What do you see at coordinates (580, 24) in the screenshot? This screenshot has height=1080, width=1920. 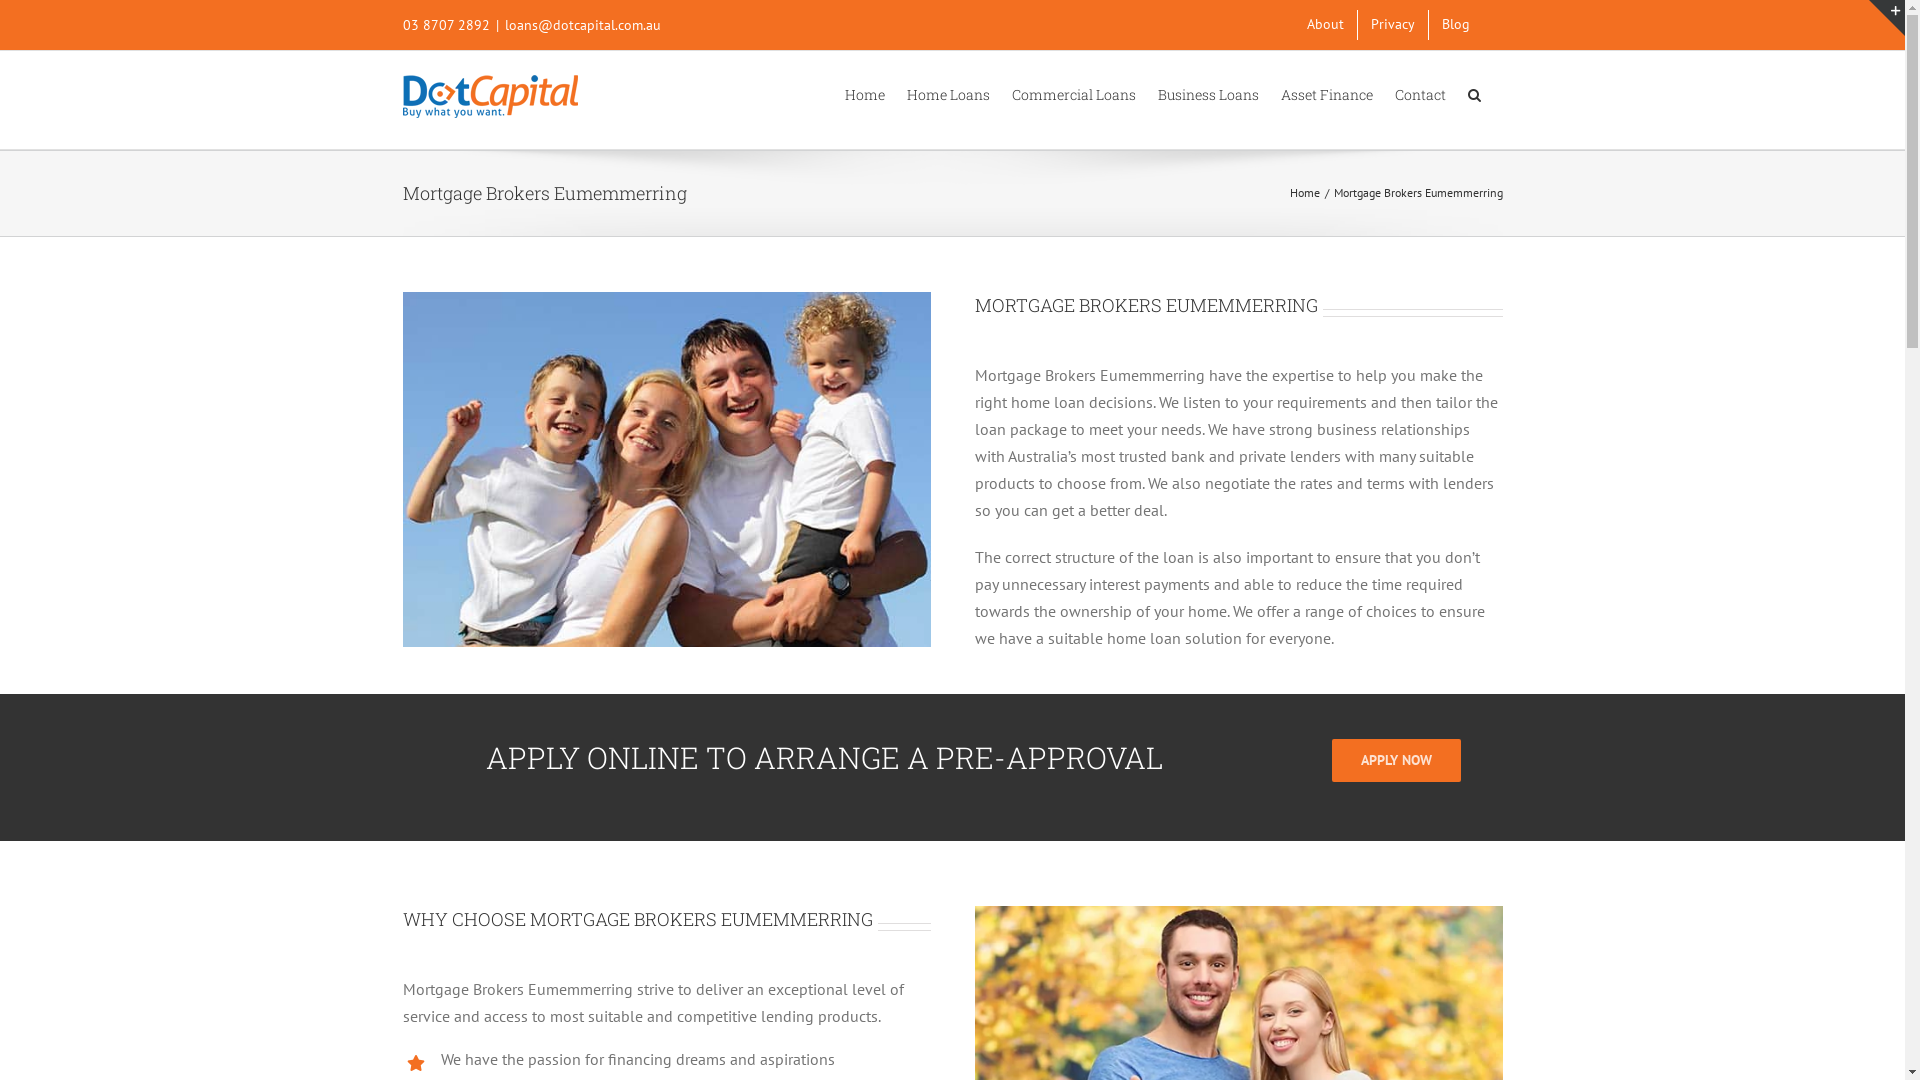 I see `'loans@dotcapital.com.au'` at bounding box center [580, 24].